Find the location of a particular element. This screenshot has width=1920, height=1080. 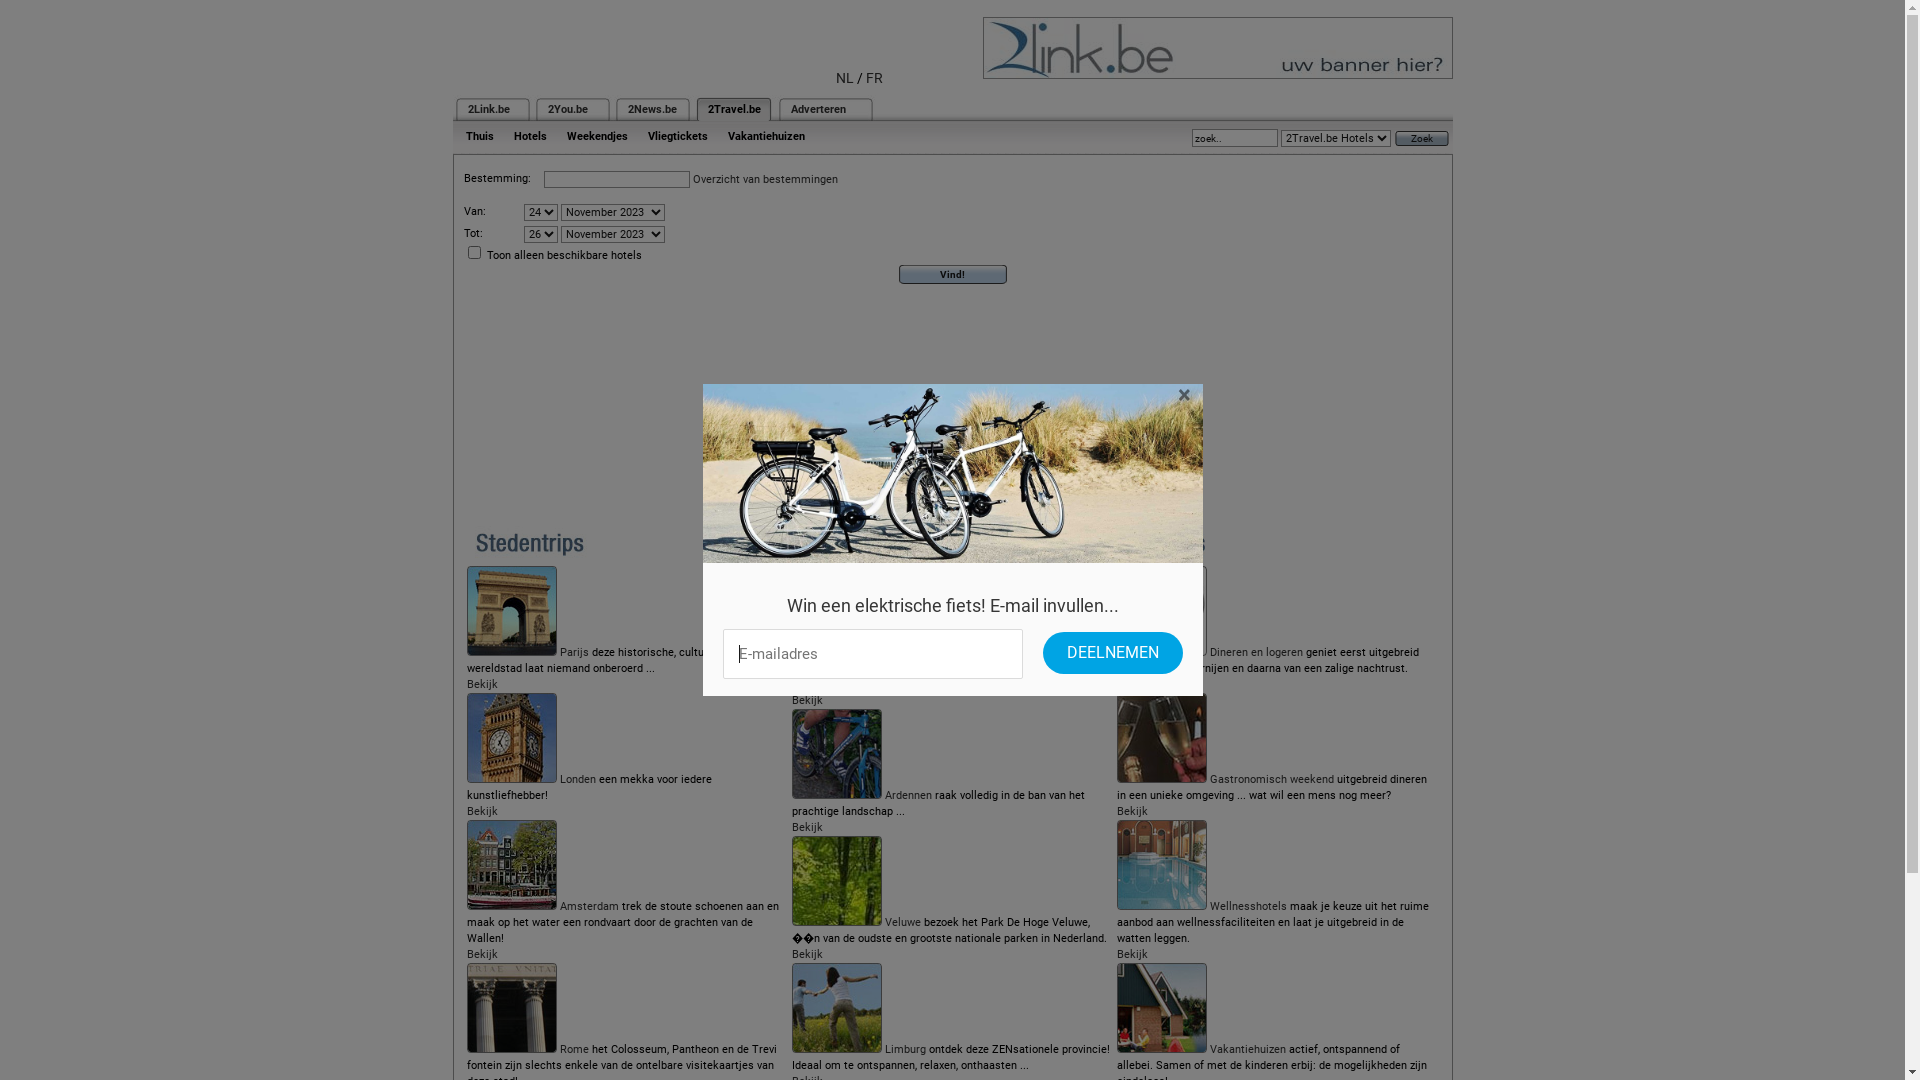

'2Link.be' is located at coordinates (489, 109).